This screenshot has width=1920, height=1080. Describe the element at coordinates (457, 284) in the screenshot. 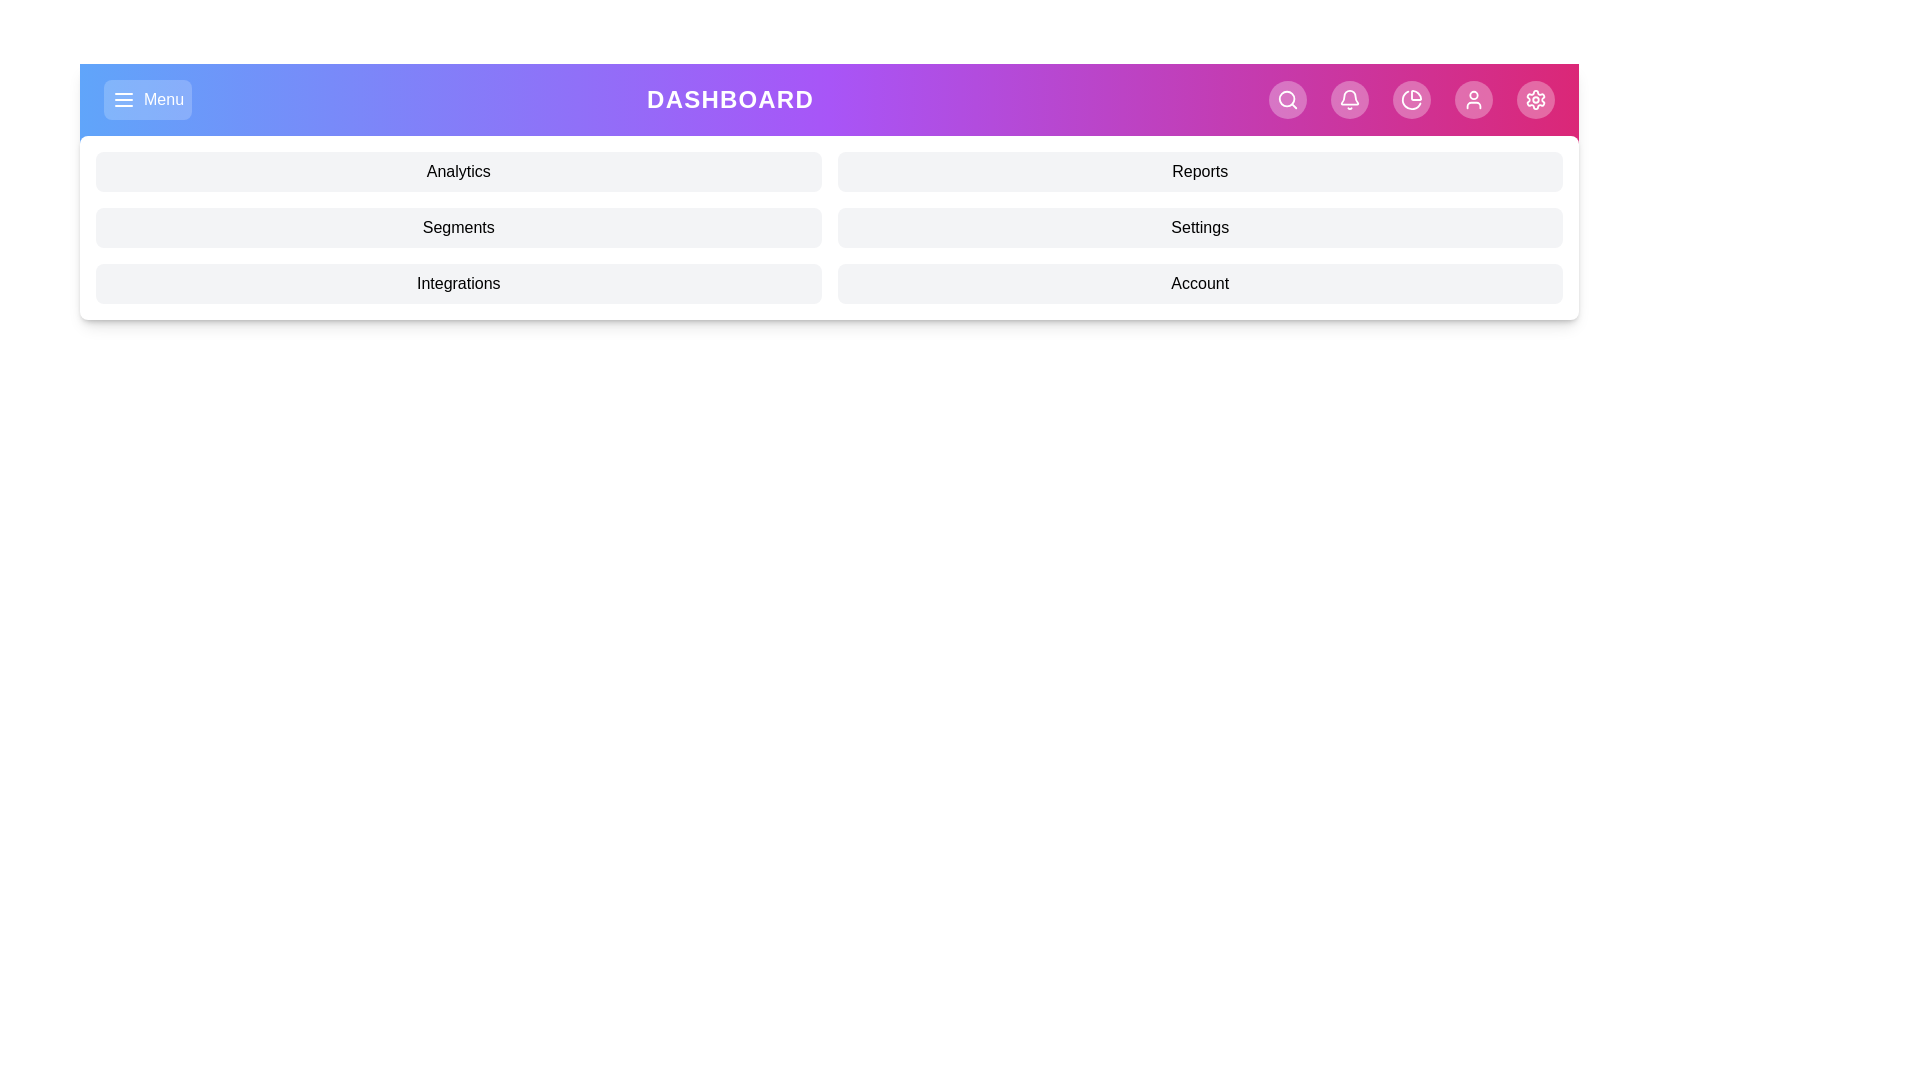

I see `the menu option Integrations` at that location.